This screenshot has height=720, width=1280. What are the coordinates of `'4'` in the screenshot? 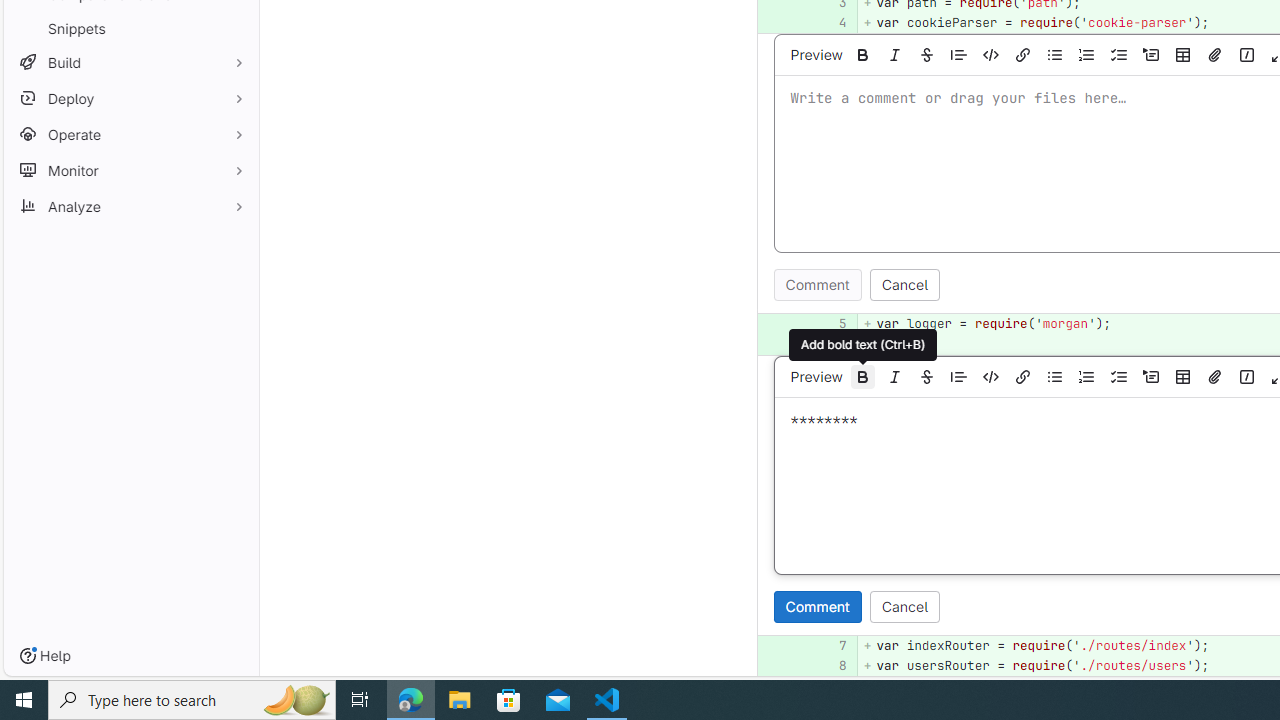 It's located at (832, 23).